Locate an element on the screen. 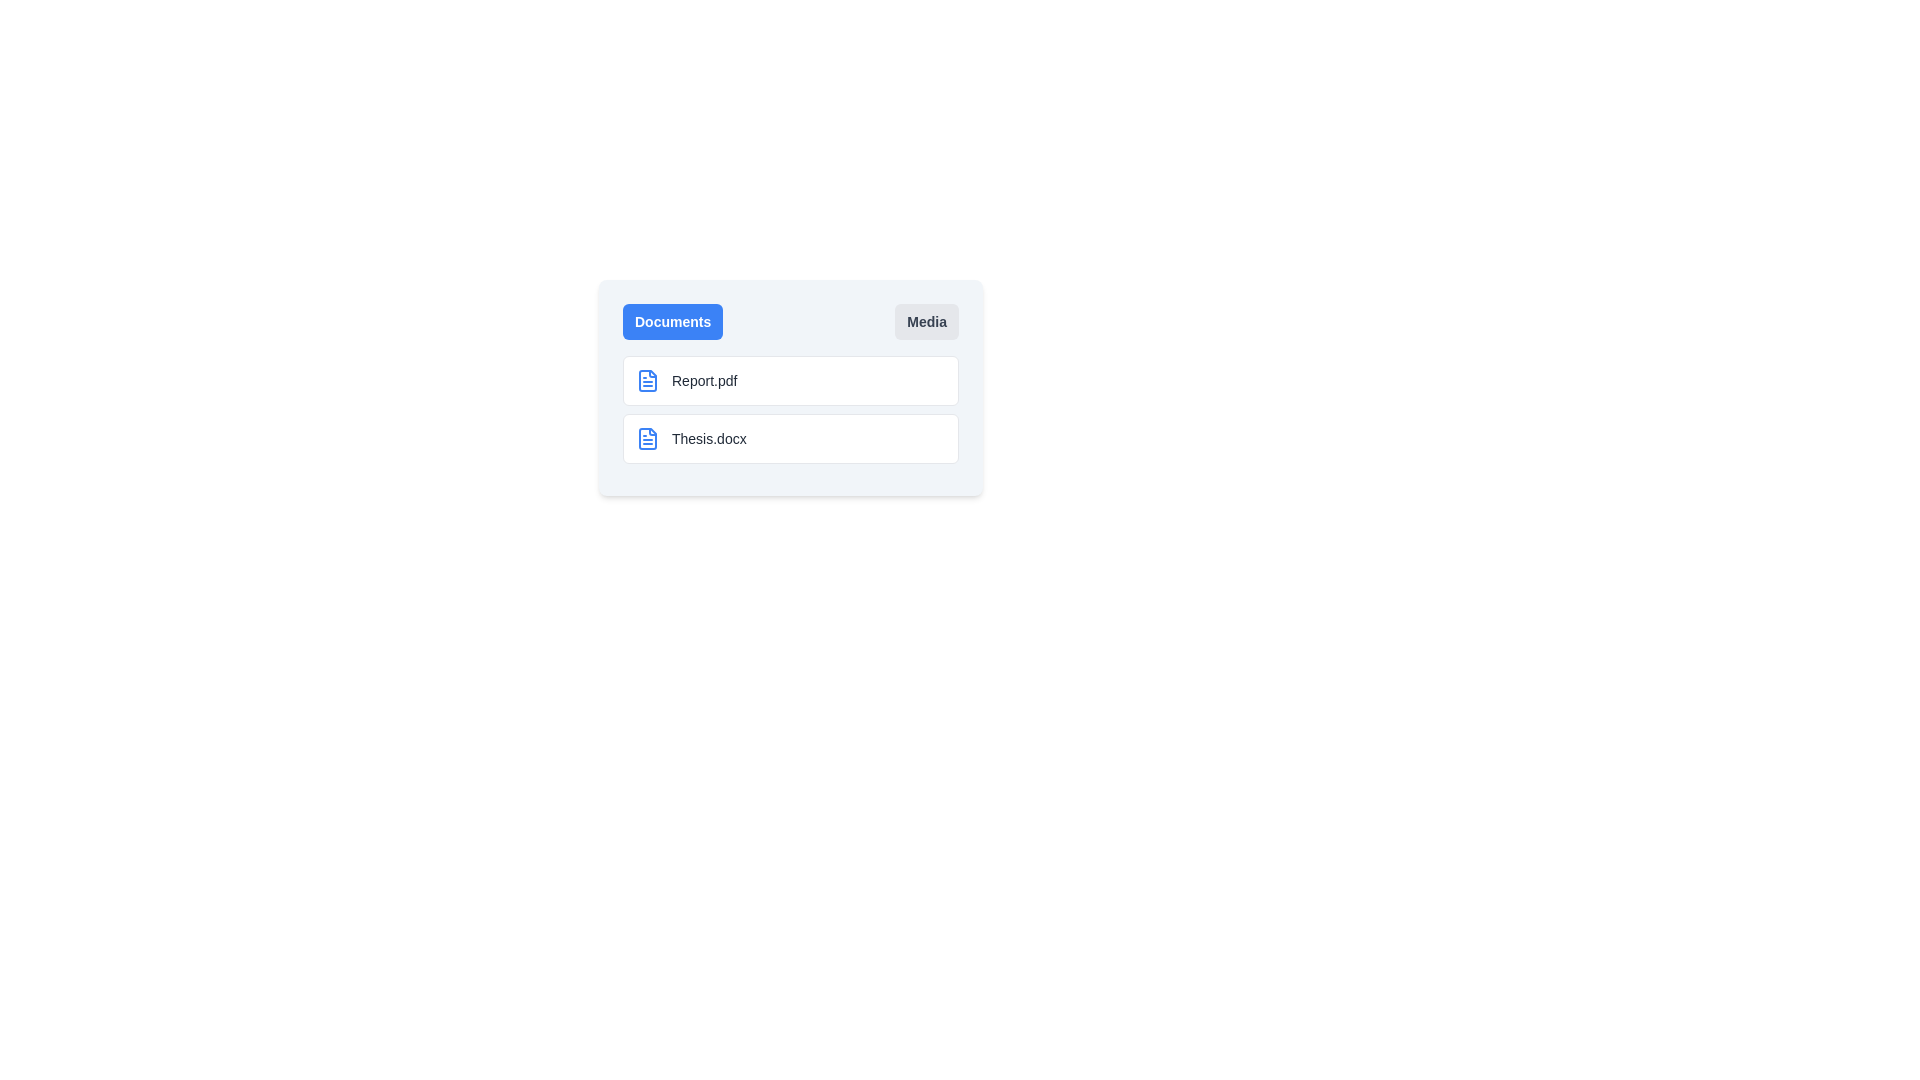 Image resolution: width=1920 pixels, height=1080 pixels. the icon located at the leftmost side of the list item for 'Report.pdf', which serves as a visual indicator for the document type is located at coordinates (648, 381).